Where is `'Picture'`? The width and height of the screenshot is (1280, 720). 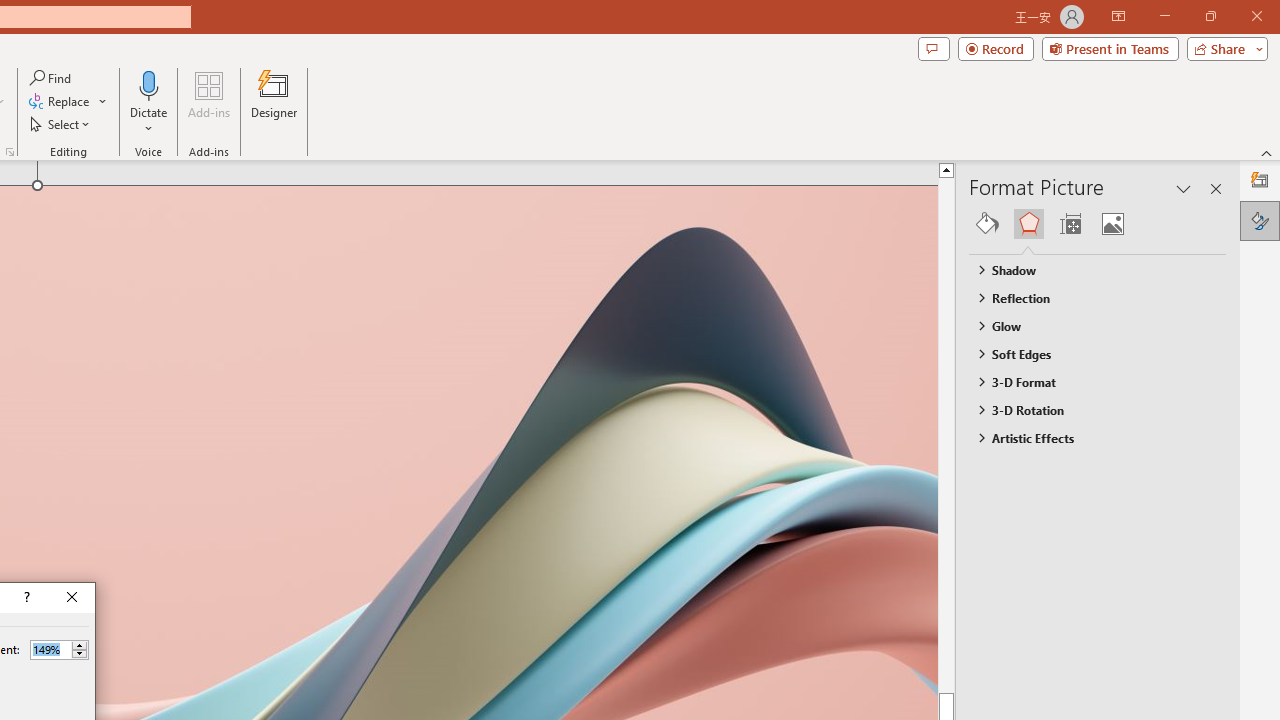
'Picture' is located at coordinates (1111, 223).